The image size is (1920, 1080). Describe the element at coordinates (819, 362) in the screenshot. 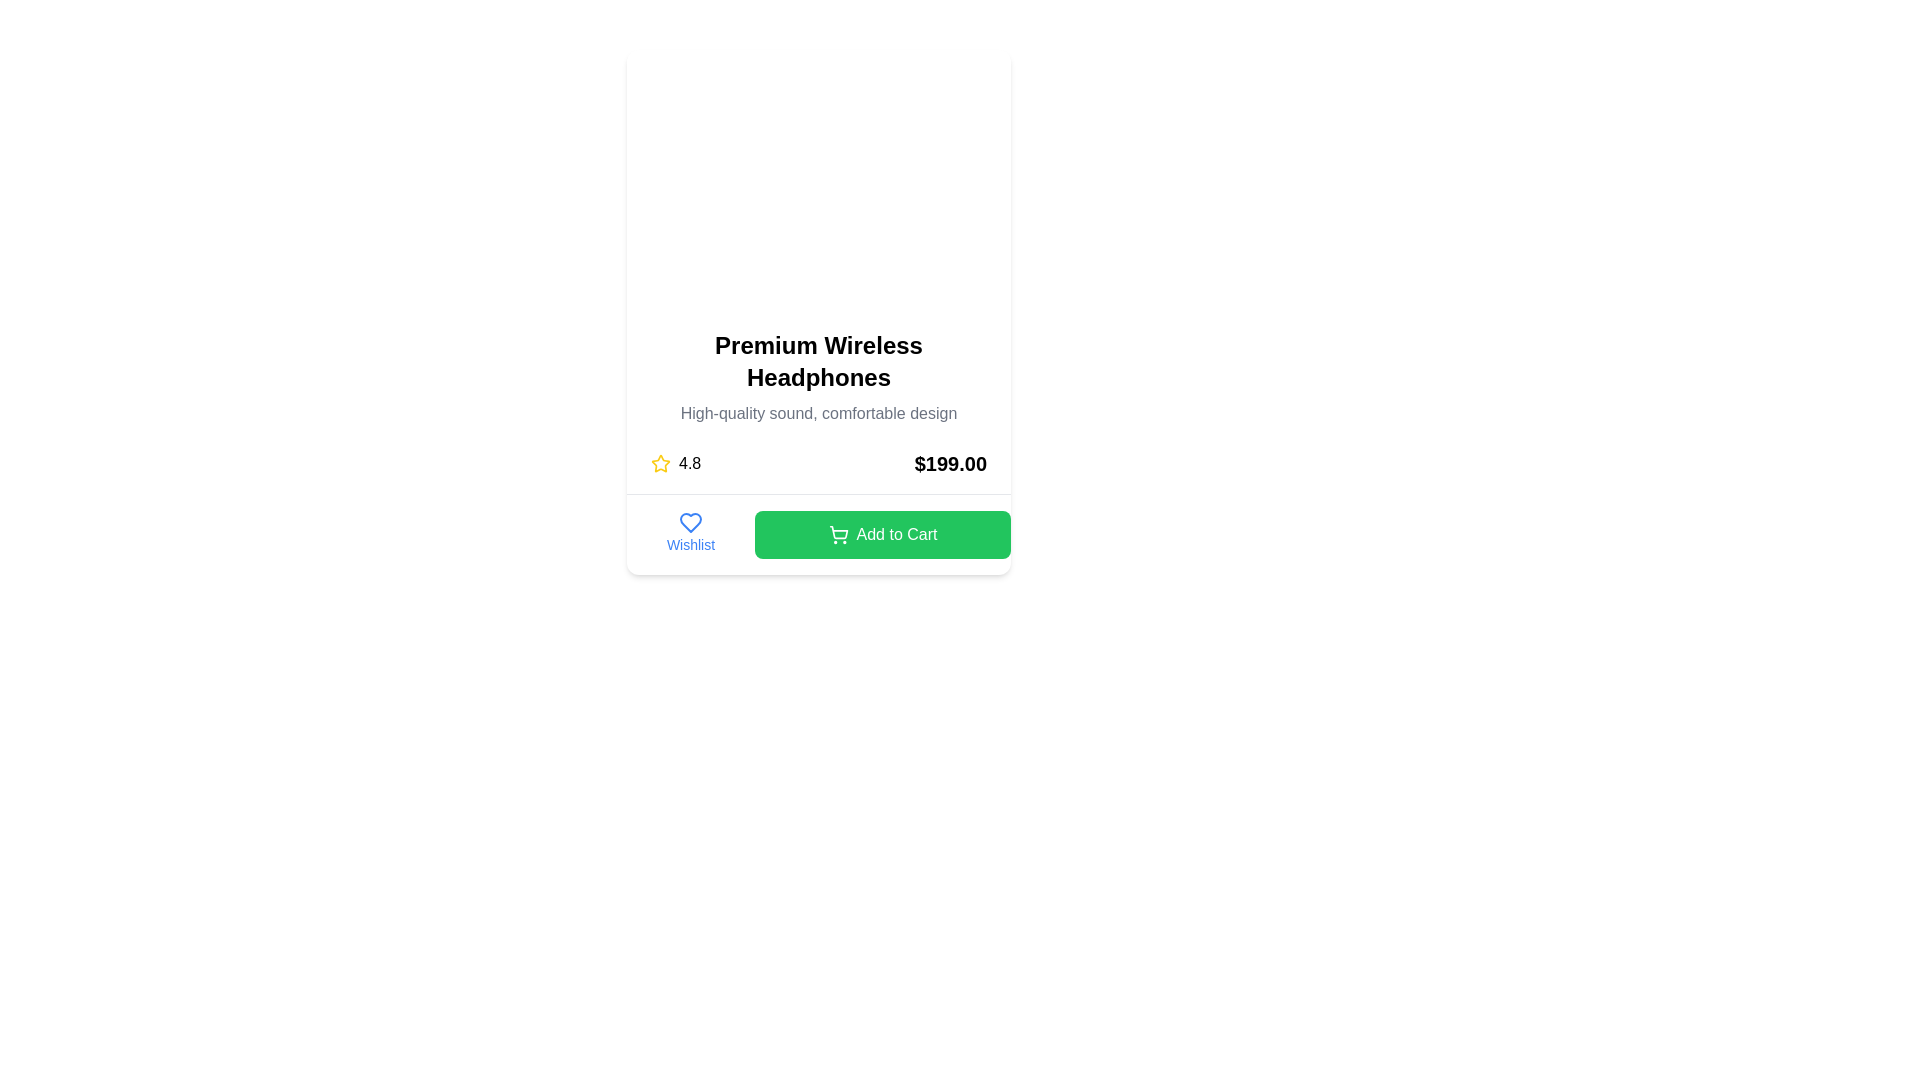

I see `product title displayed in the text label located at the center of the upper section of the product card, directly above the descriptive text 'High-quality sound, comfortable design'` at that location.